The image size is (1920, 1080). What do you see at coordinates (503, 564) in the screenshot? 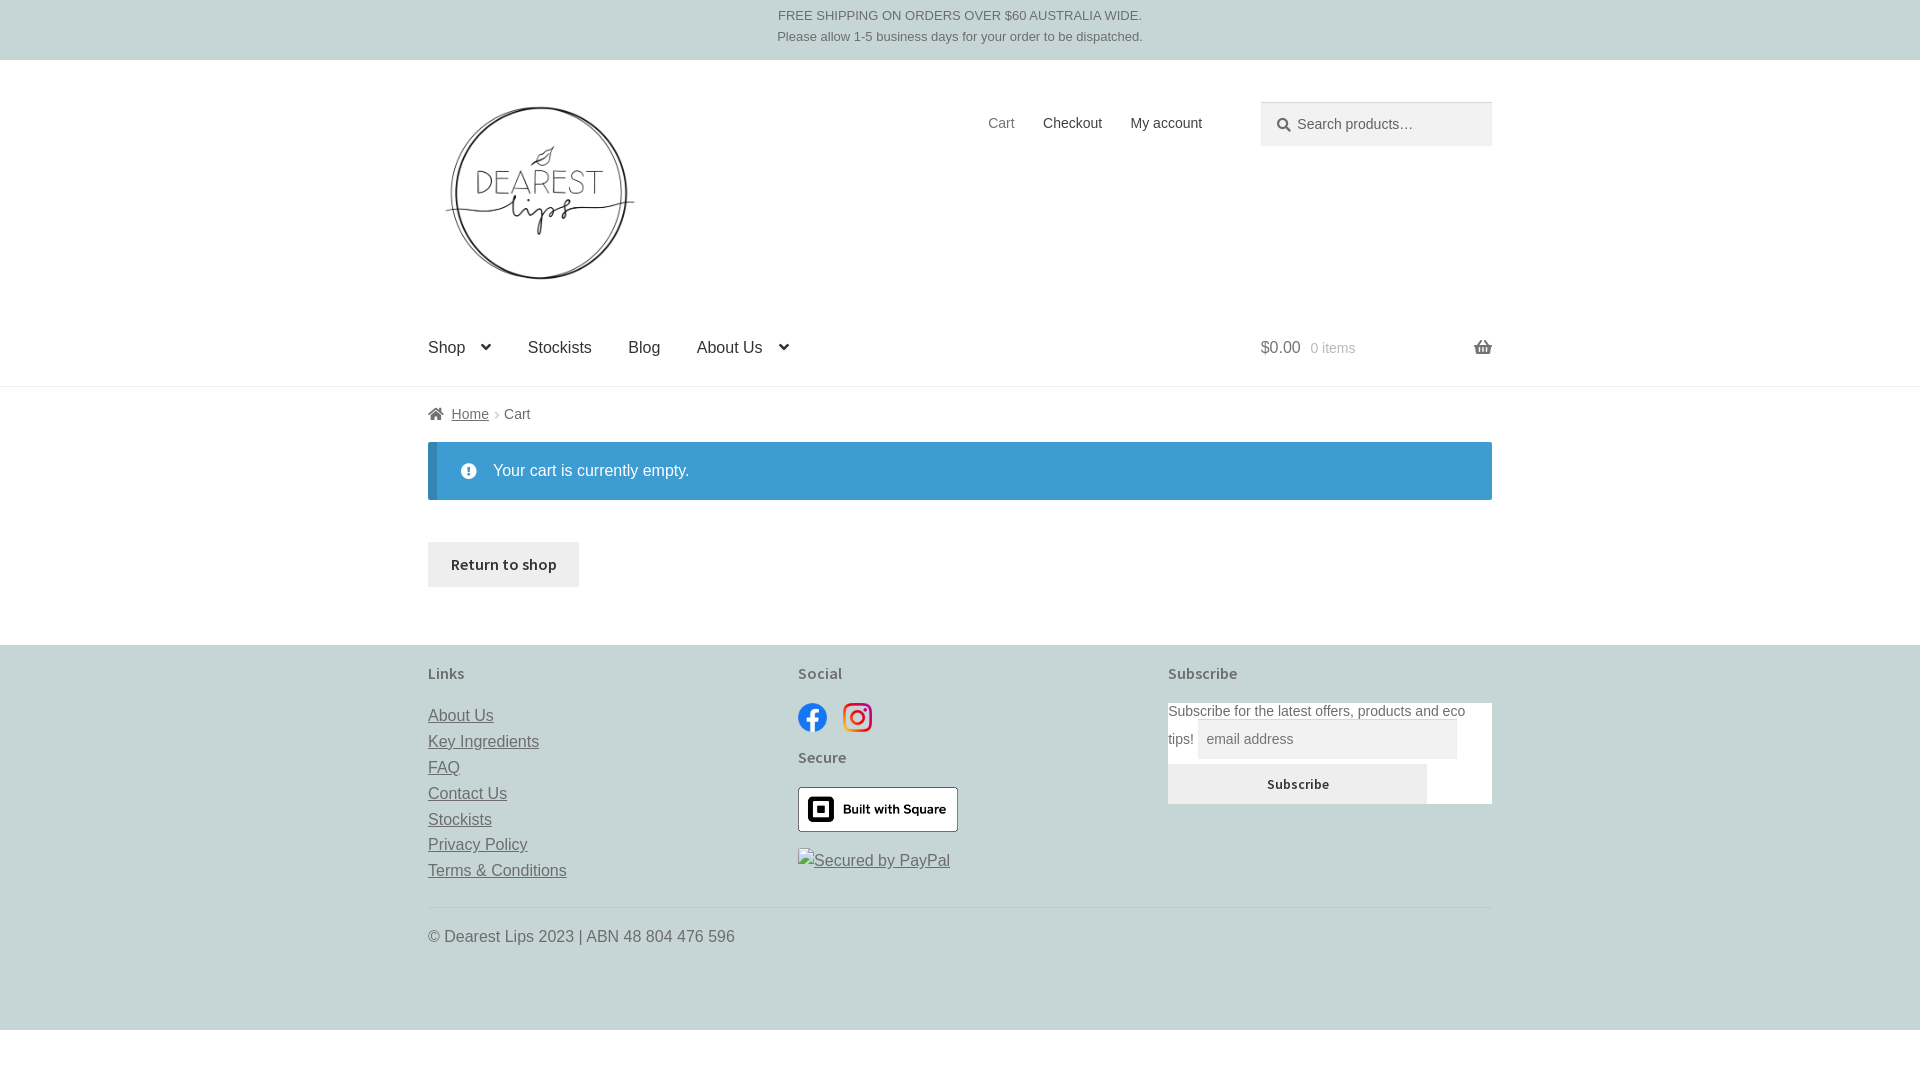
I see `'Return to shop'` at bounding box center [503, 564].